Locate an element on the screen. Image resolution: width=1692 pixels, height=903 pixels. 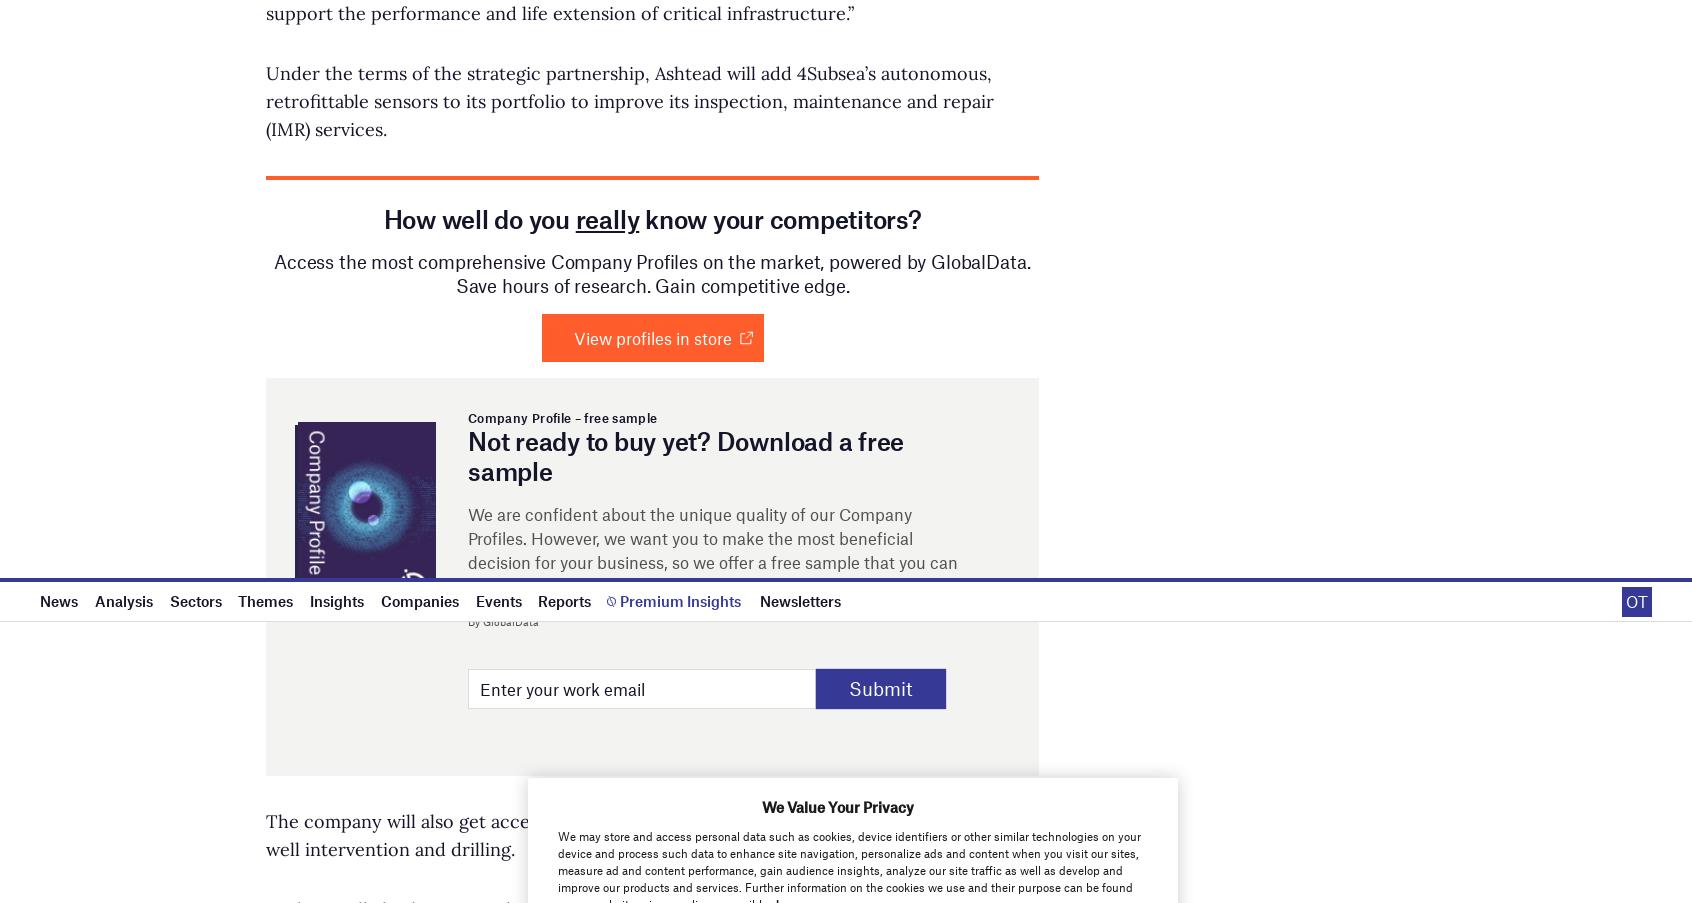
'Sitemap' is located at coordinates (1306, 75).